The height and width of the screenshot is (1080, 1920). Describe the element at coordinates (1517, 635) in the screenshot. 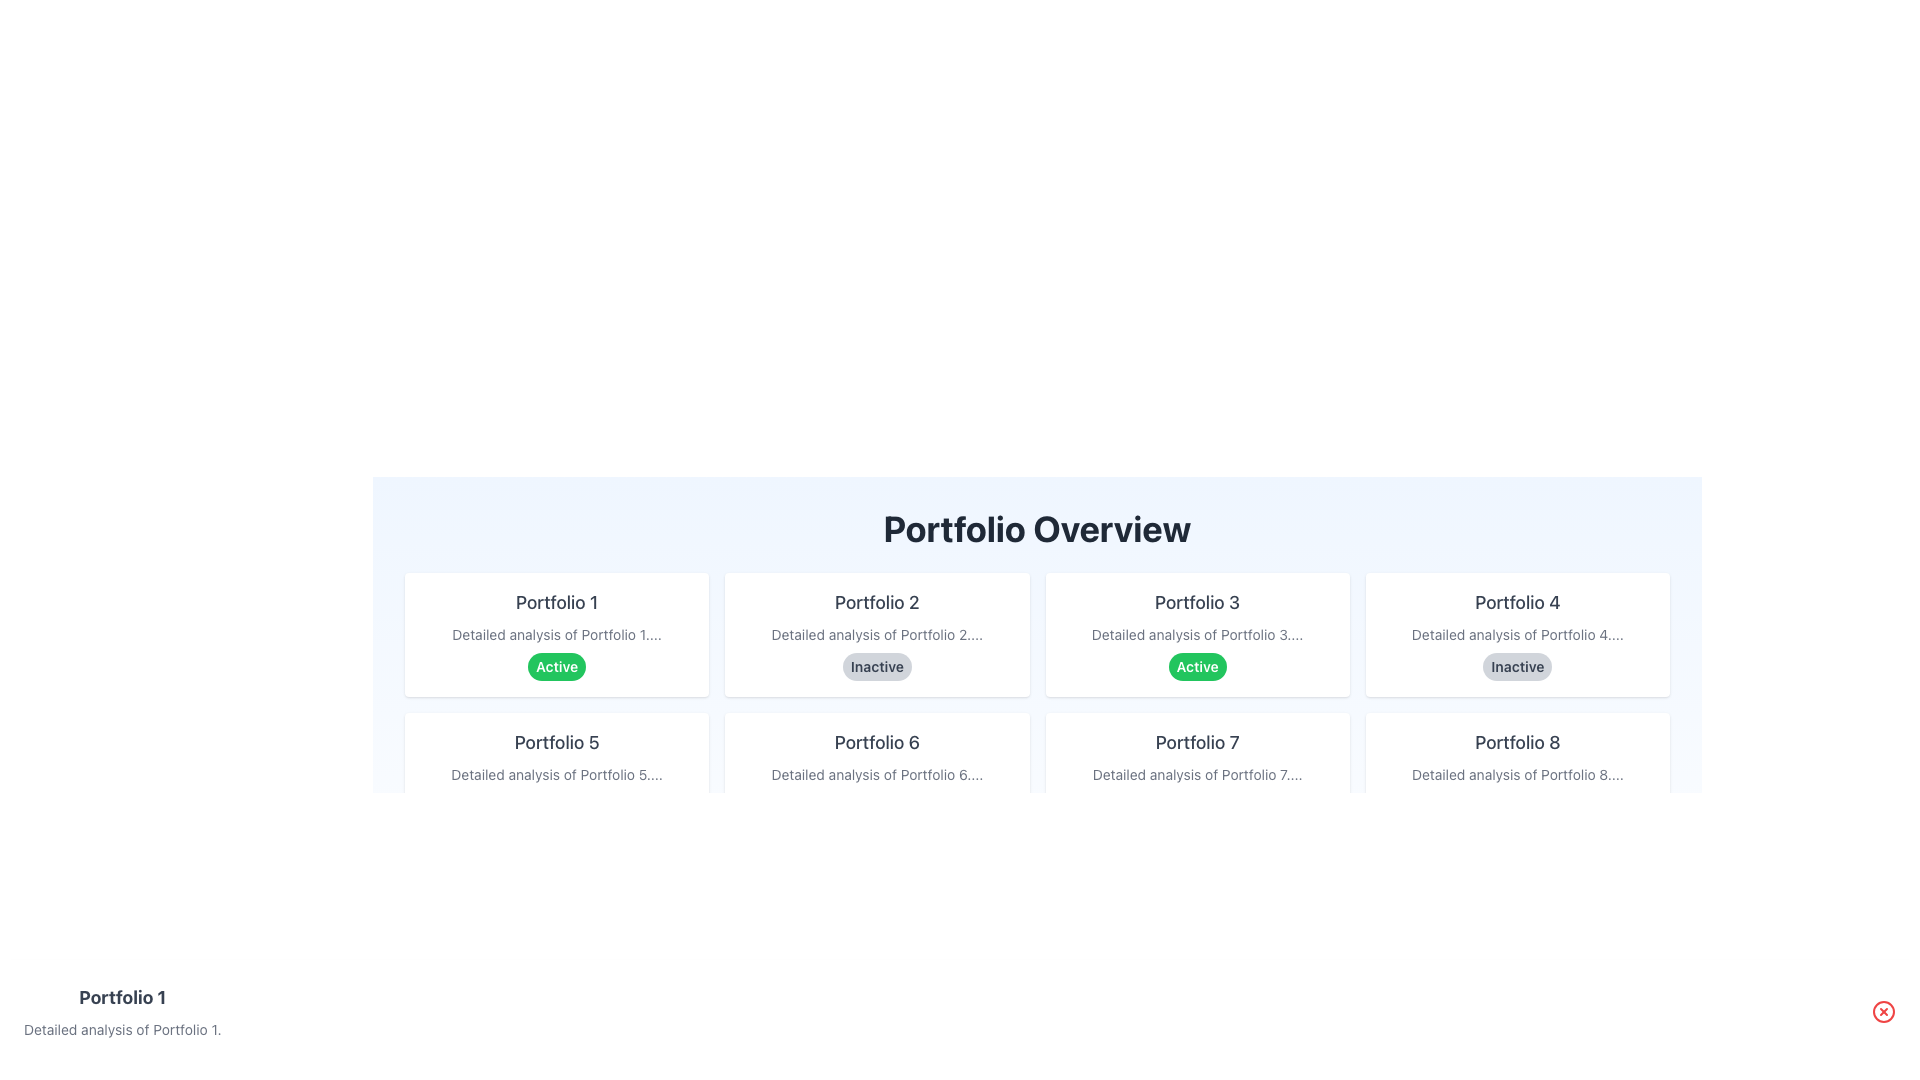

I see `summary text block located under the title 'Portfolio 4' and above the badge labeled 'Inactive' in the fourth card of the 'Portfolio Overview' section` at that location.